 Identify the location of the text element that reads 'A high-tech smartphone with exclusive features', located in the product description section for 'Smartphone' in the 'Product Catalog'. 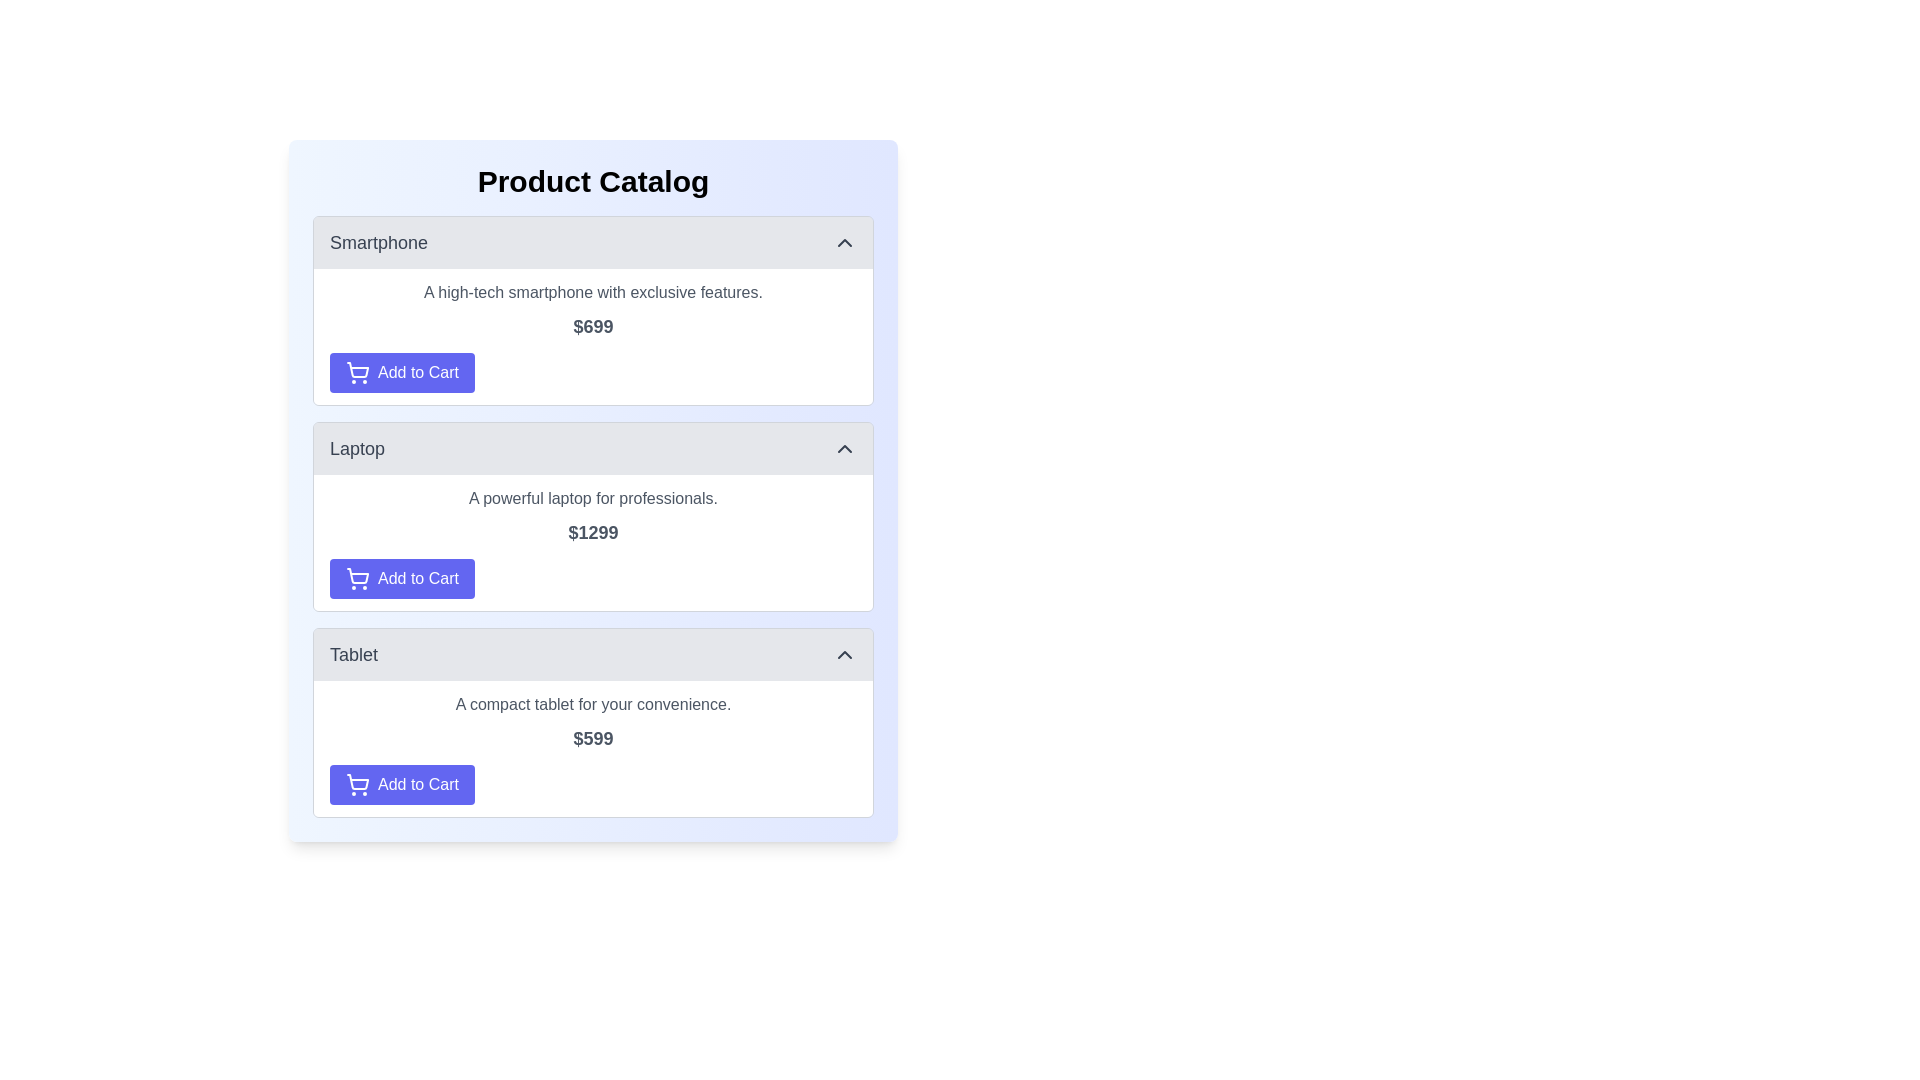
(592, 293).